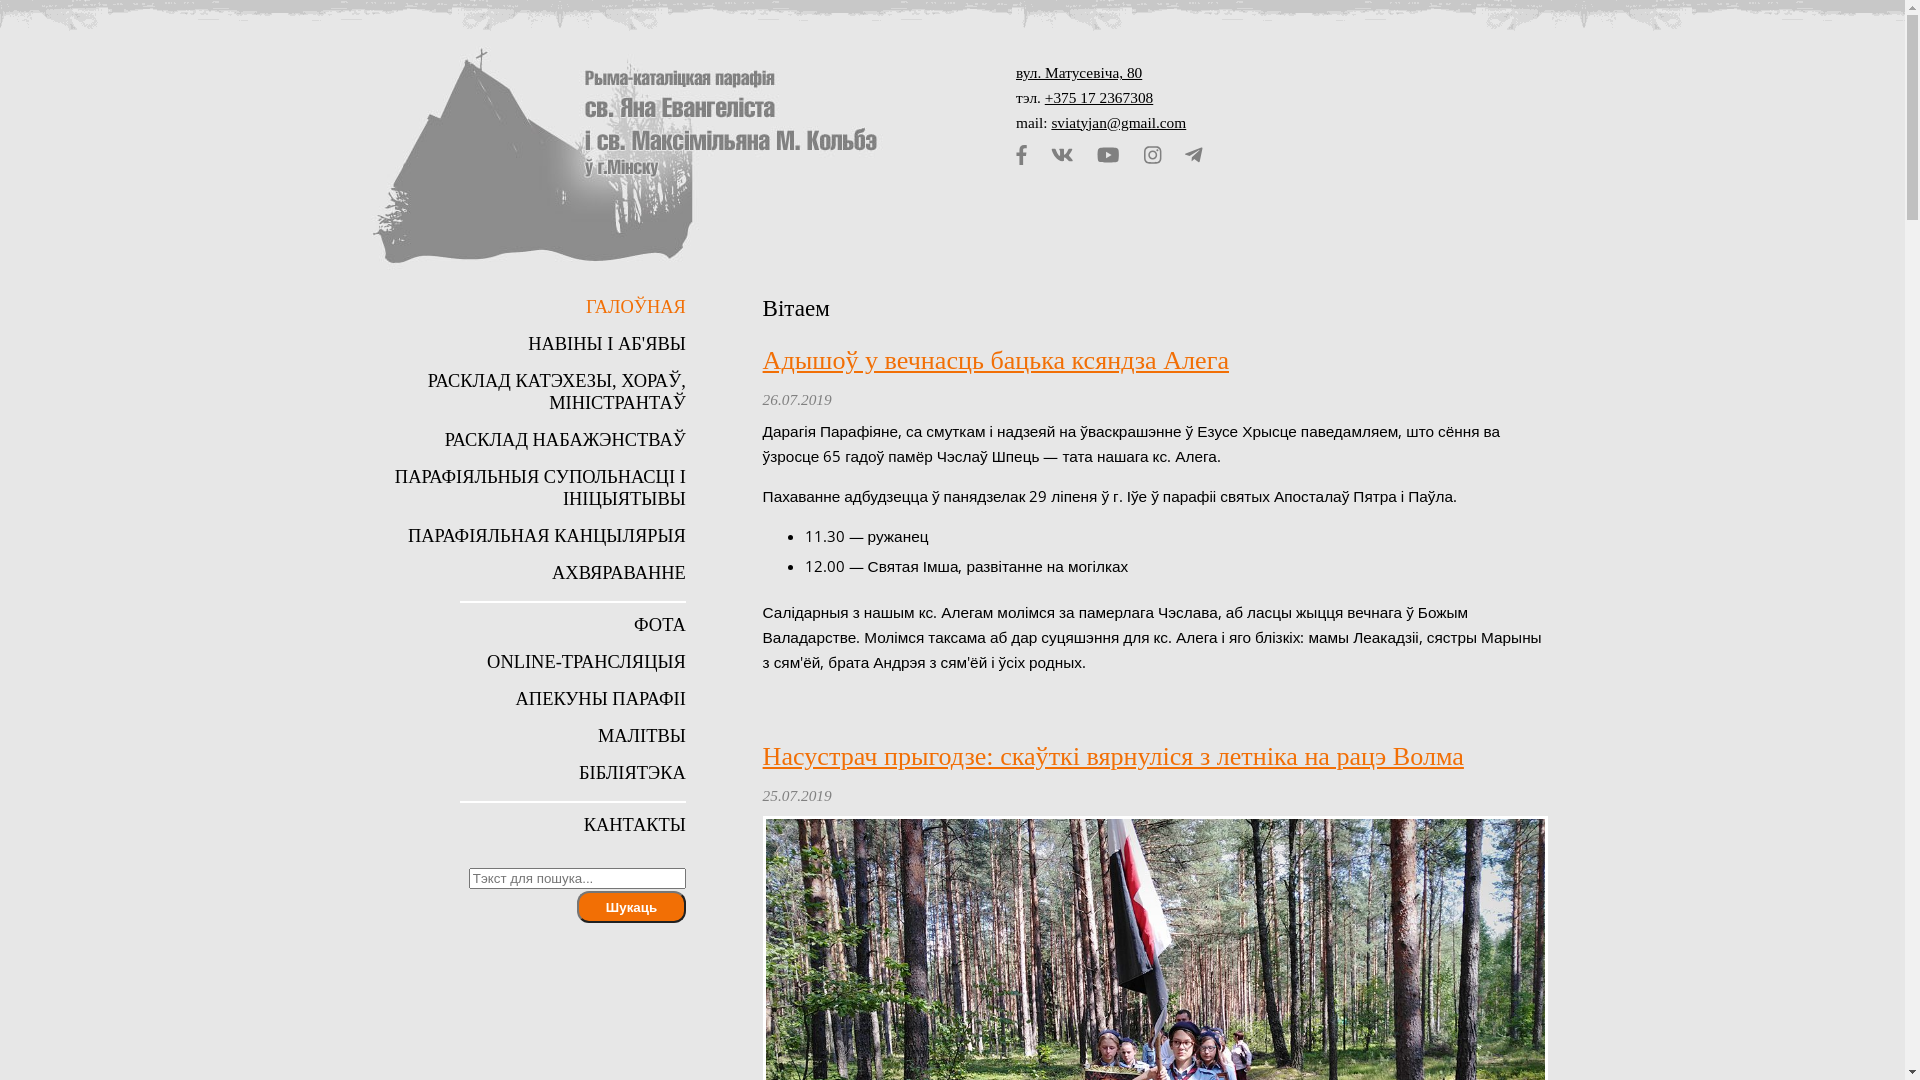 Image resolution: width=1920 pixels, height=1080 pixels. What do you see at coordinates (1044, 97) in the screenshot?
I see `'+375 17 2367308'` at bounding box center [1044, 97].